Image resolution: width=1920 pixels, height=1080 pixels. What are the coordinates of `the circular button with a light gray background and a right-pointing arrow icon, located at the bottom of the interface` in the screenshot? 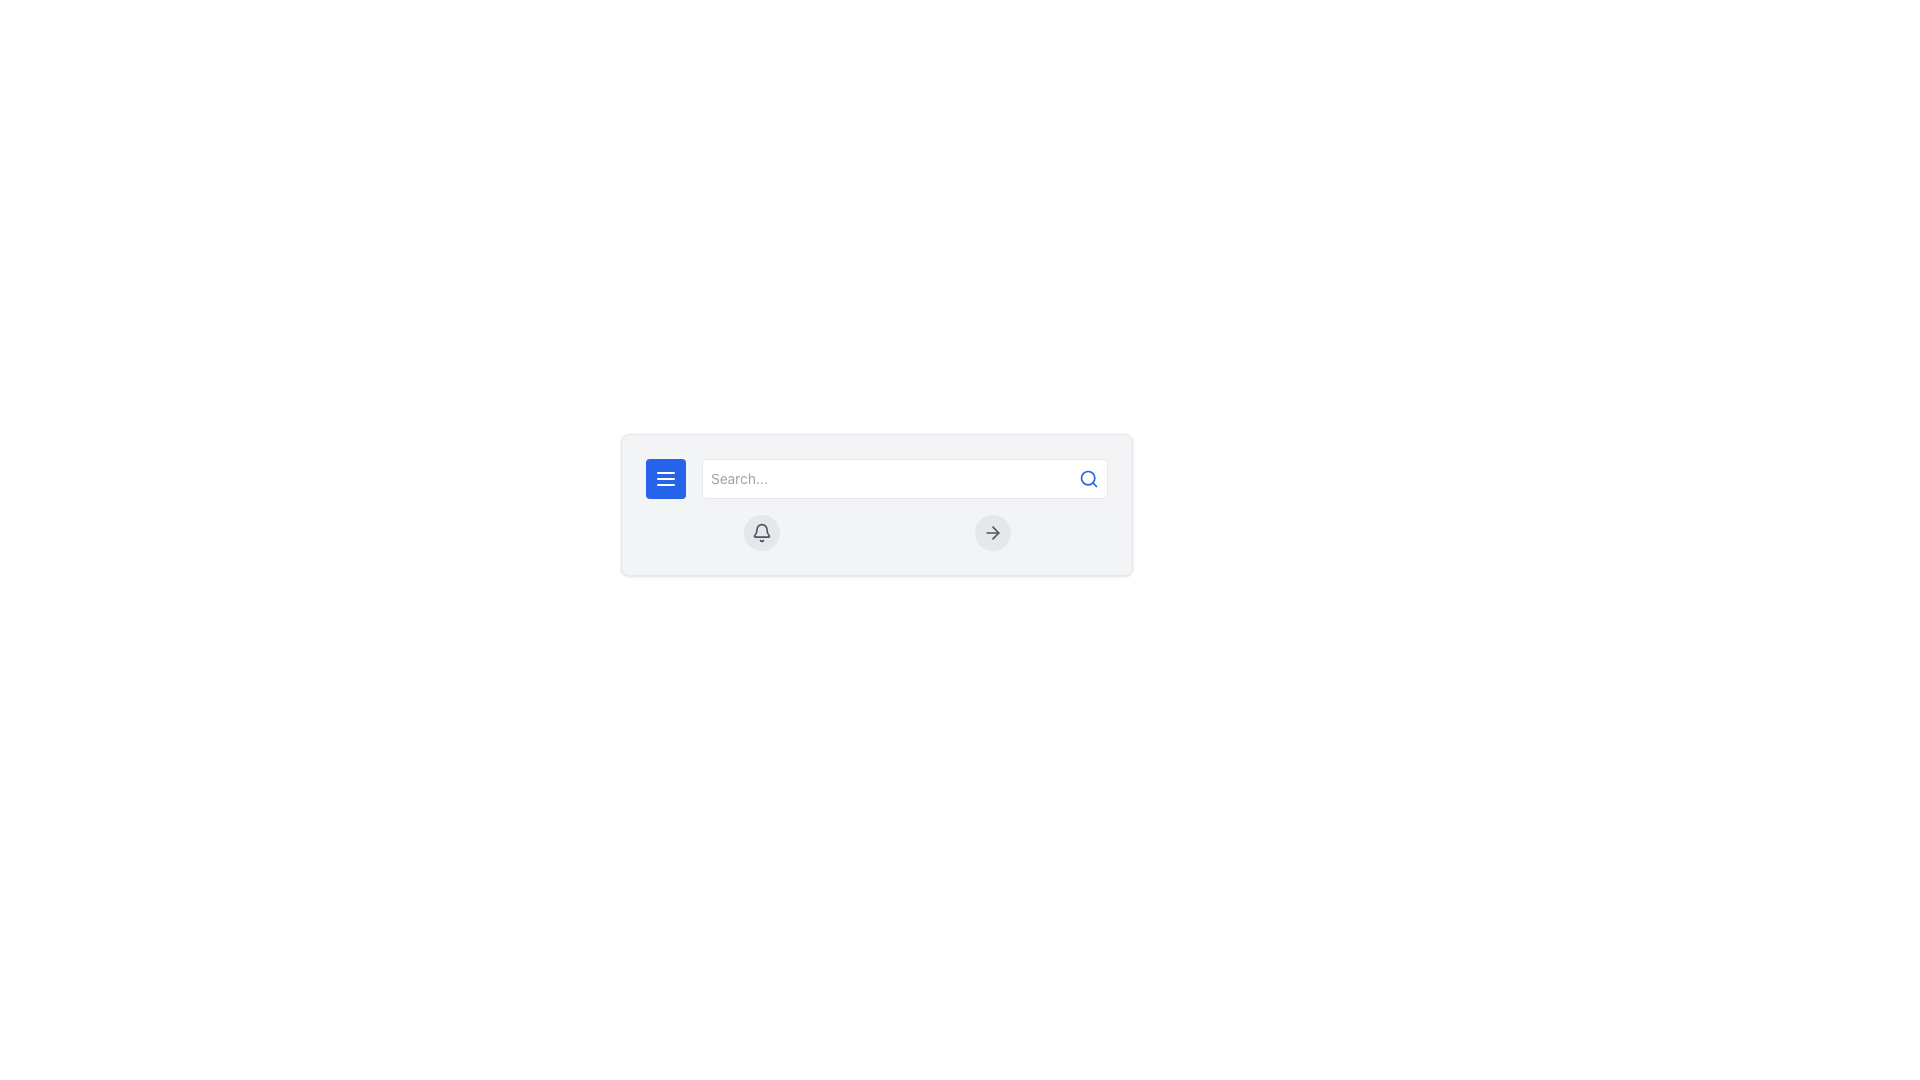 It's located at (992, 531).